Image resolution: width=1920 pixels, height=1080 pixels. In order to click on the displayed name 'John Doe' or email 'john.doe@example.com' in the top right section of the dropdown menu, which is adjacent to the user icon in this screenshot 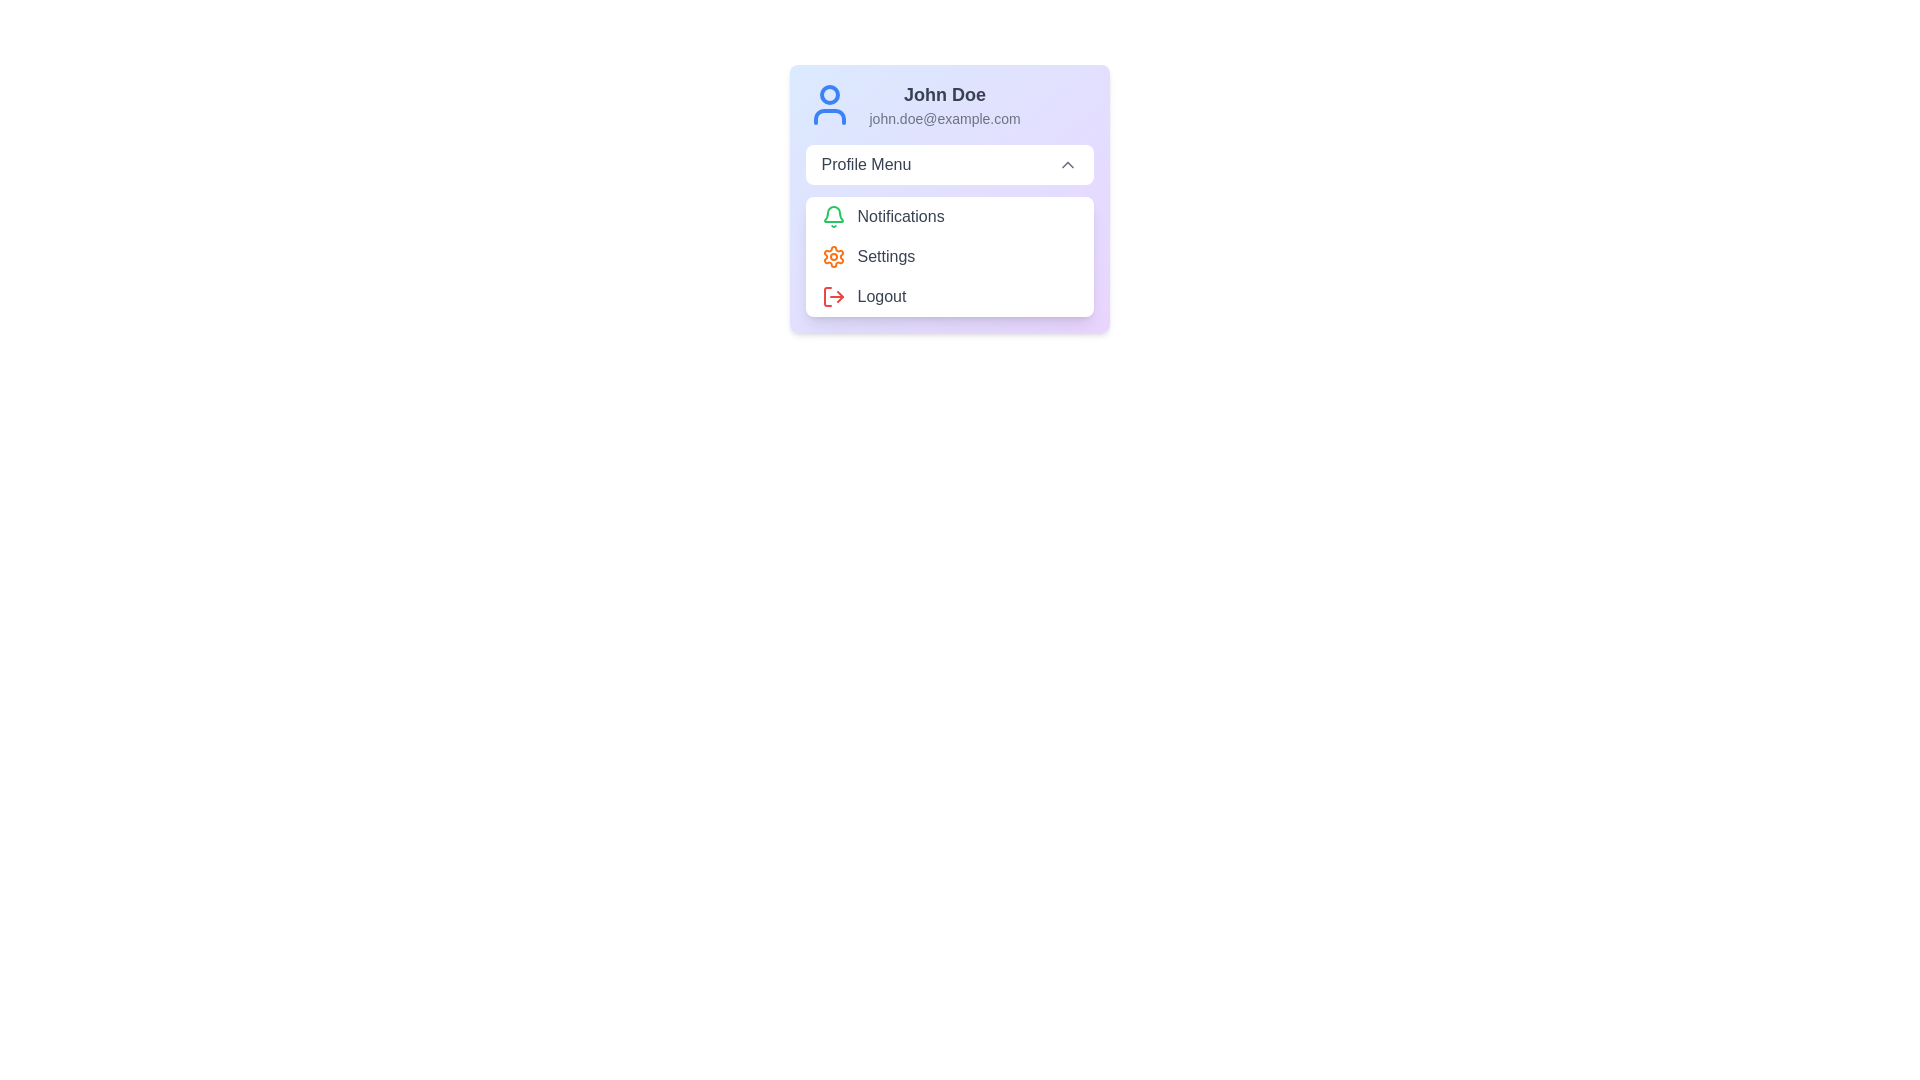, I will do `click(944, 104)`.